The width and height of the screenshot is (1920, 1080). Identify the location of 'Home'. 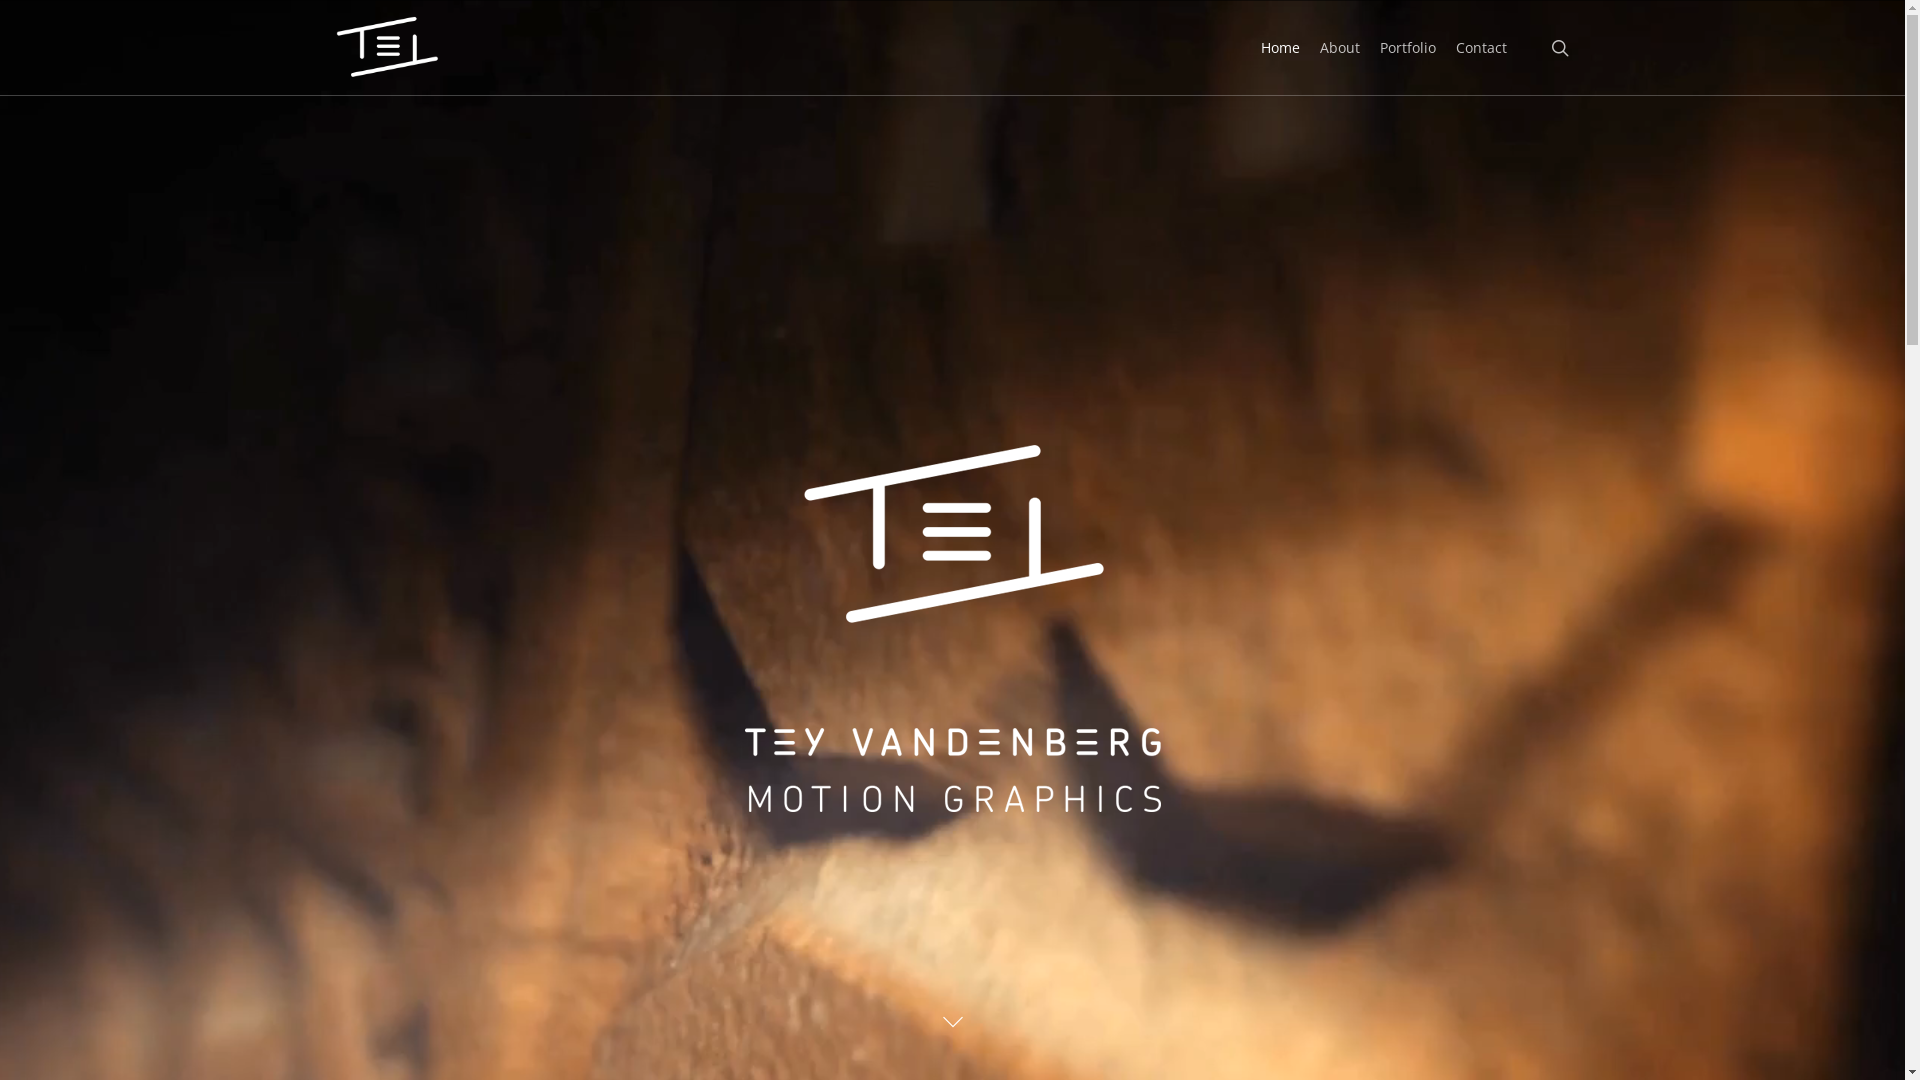
(1280, 46).